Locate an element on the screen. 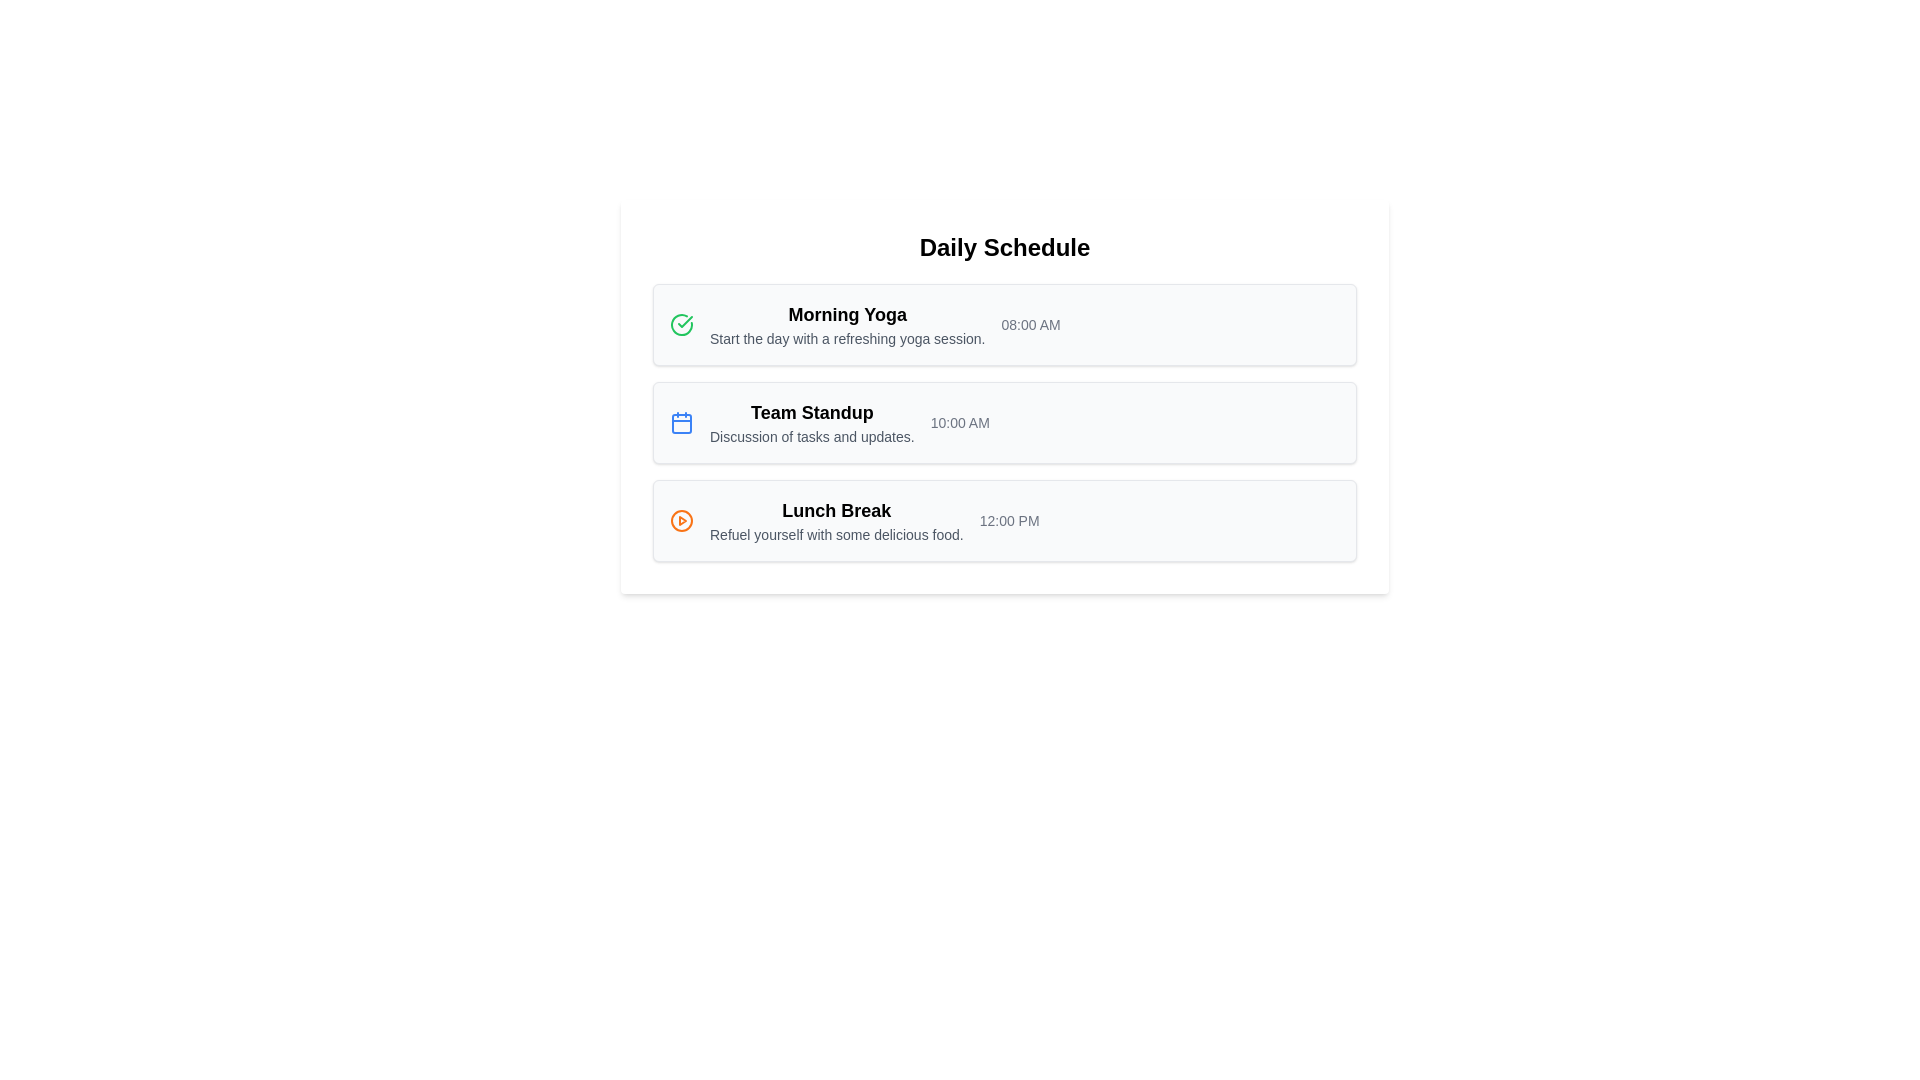 The width and height of the screenshot is (1920, 1080). details of the event titled 'Morning Yoga', which includes a description of 'Start the day with a refreshing yoga session.' and the time '08:00 AM', located in the first item of the Daily Schedule list is located at coordinates (1004, 323).